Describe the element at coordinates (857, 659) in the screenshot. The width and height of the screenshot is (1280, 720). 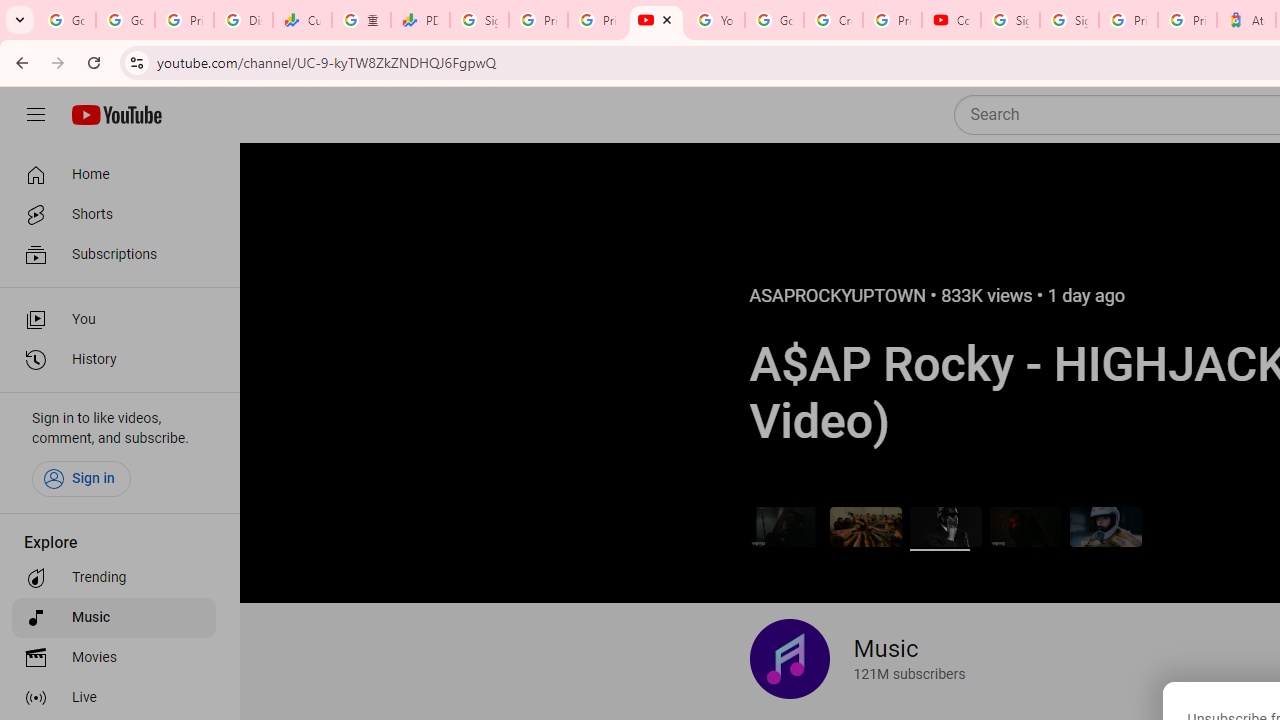
I see `'Music 121 million subscribers'` at that location.